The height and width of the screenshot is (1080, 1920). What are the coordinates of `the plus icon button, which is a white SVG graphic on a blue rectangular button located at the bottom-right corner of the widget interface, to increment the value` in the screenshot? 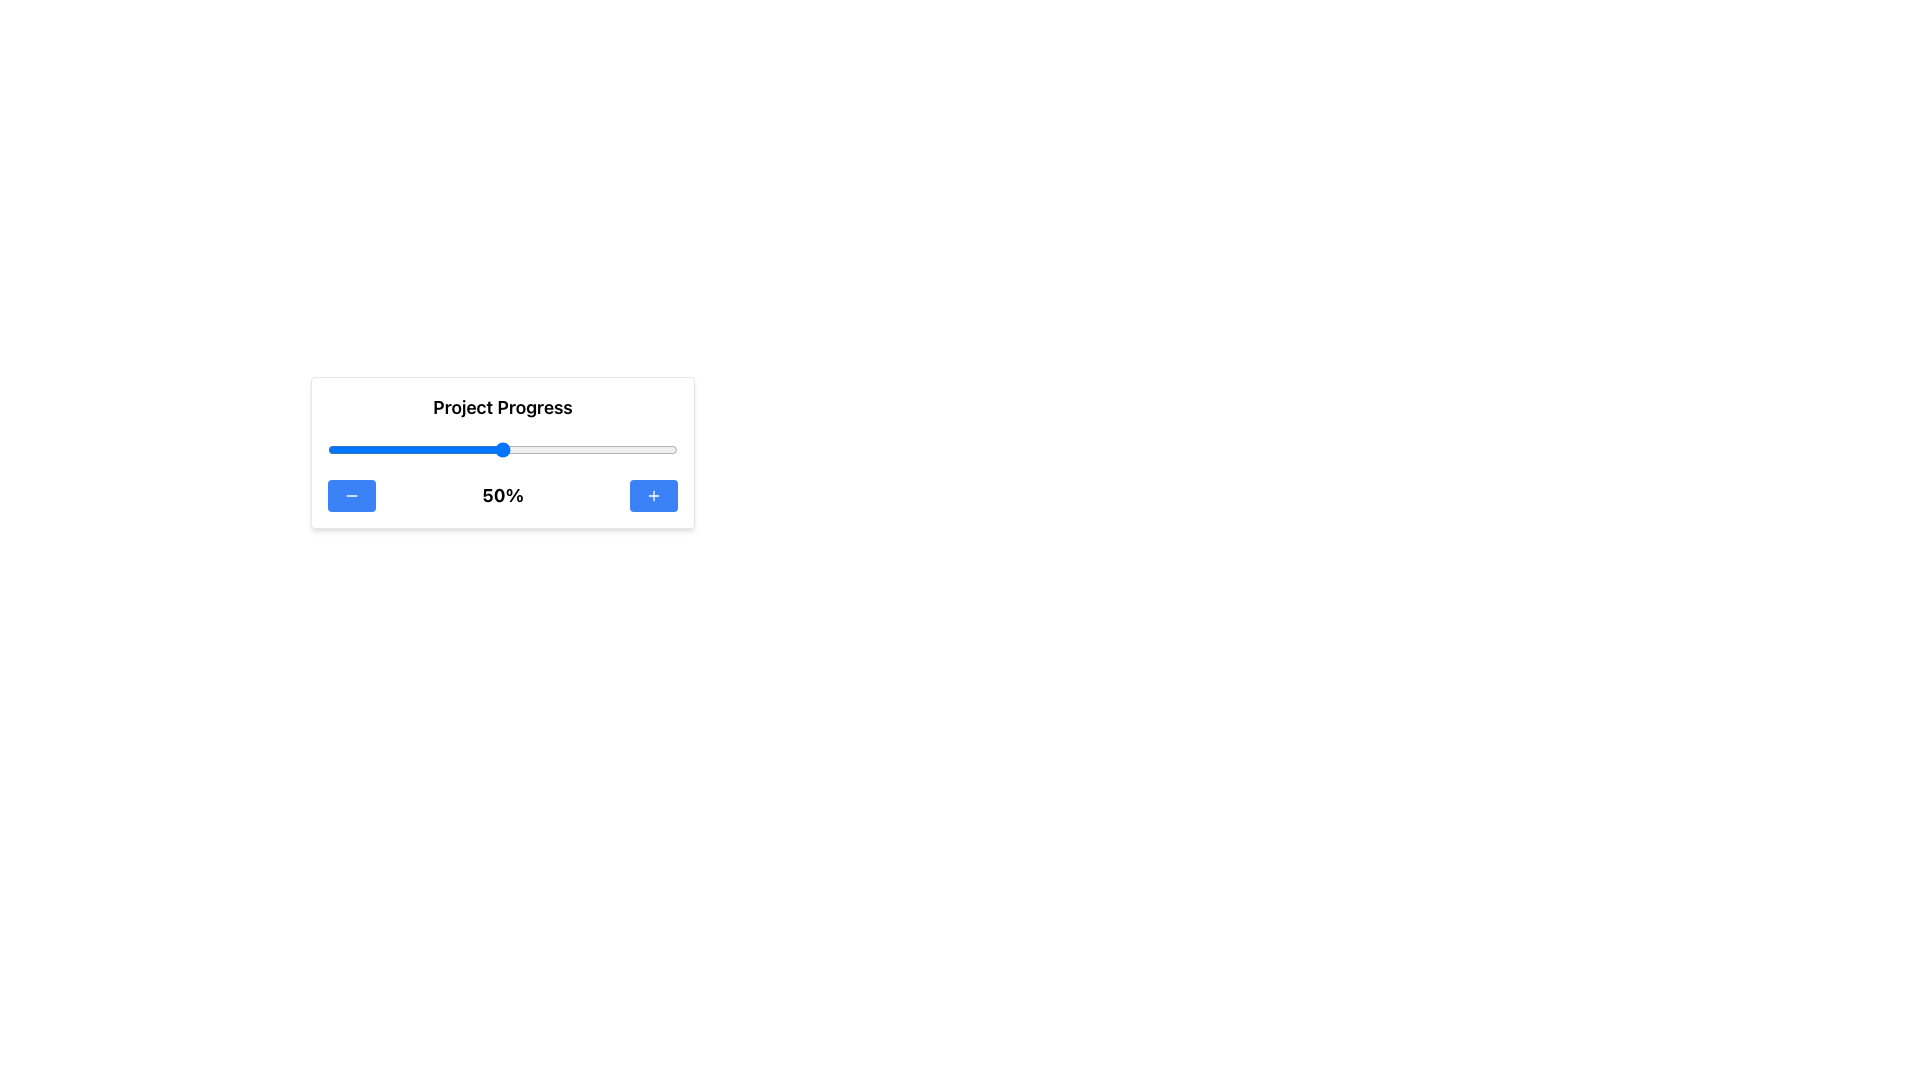 It's located at (653, 495).